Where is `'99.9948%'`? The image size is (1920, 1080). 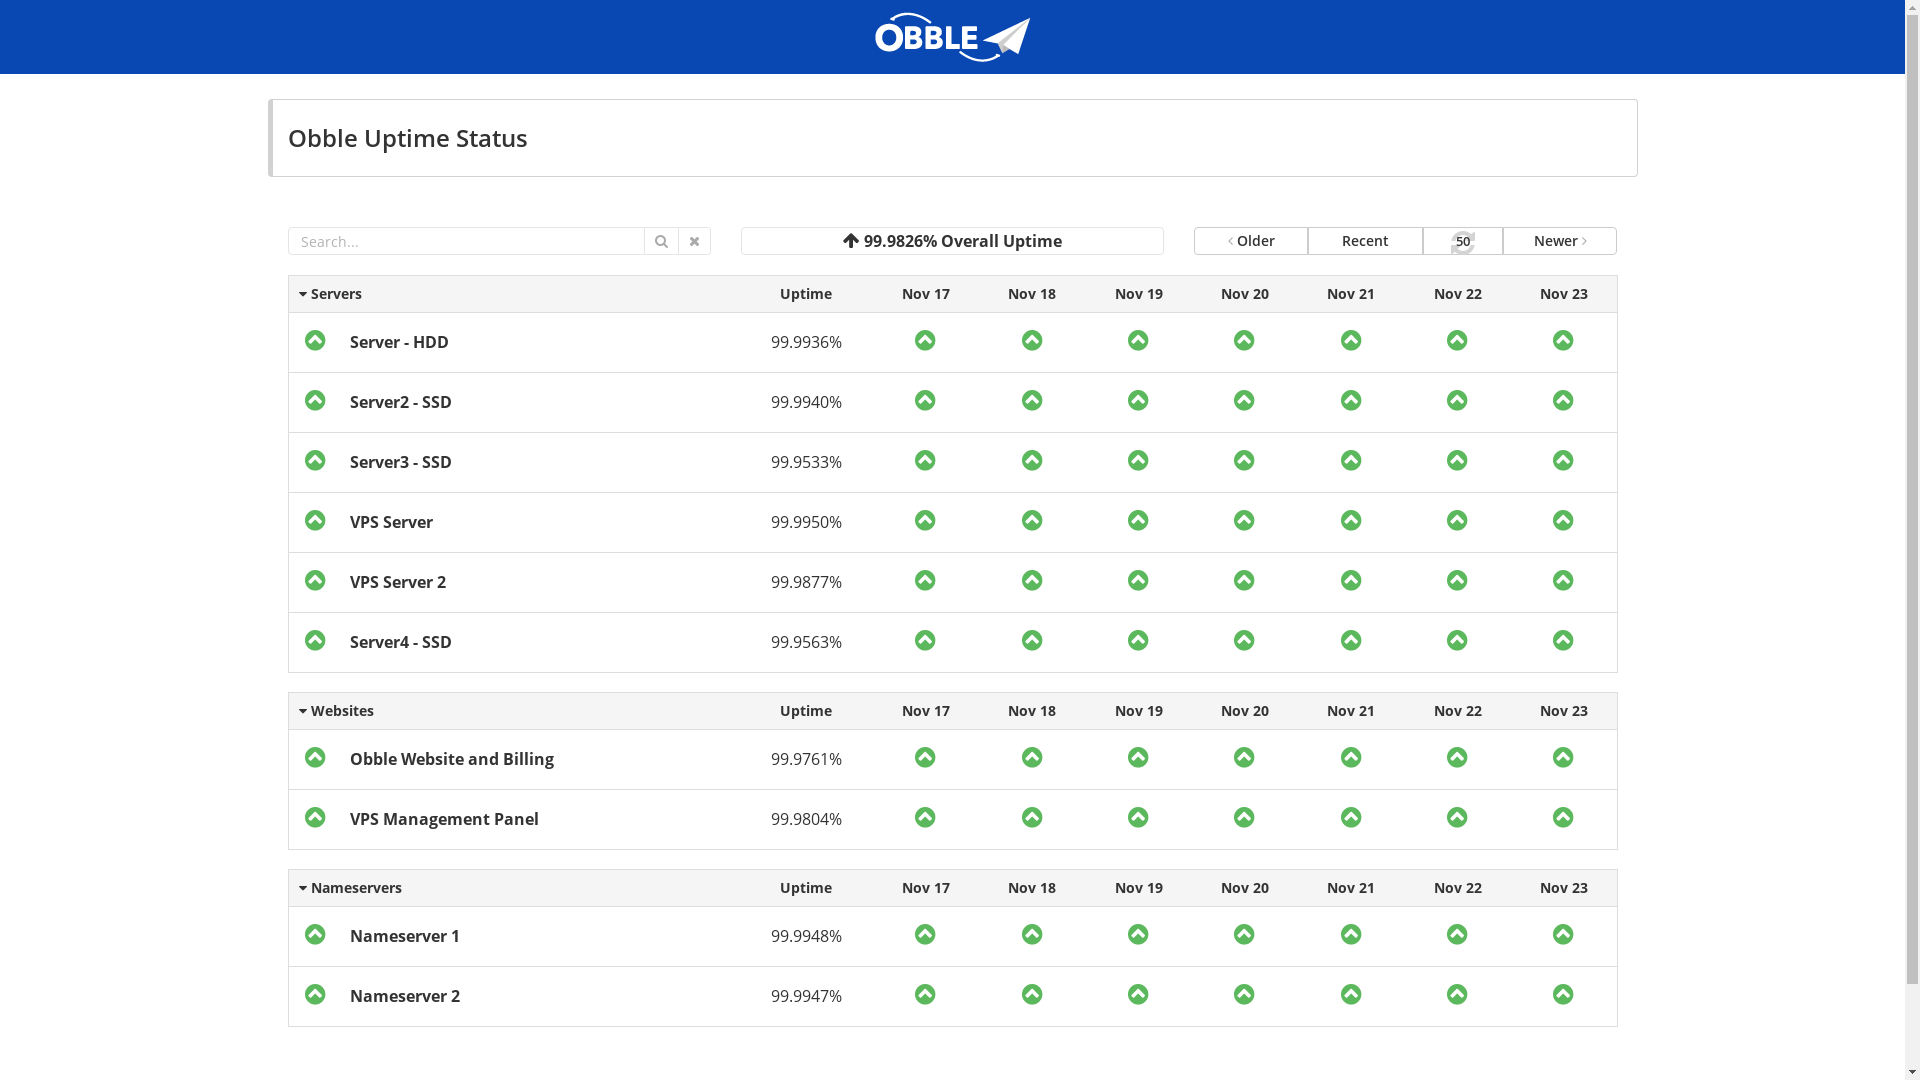
'99.9948%' is located at coordinates (806, 936).